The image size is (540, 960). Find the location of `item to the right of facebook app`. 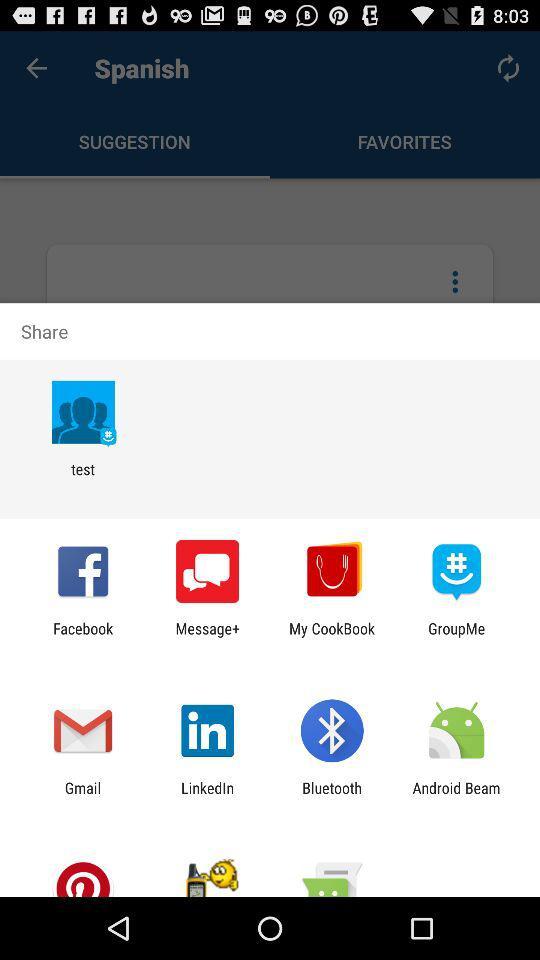

item to the right of facebook app is located at coordinates (206, 636).